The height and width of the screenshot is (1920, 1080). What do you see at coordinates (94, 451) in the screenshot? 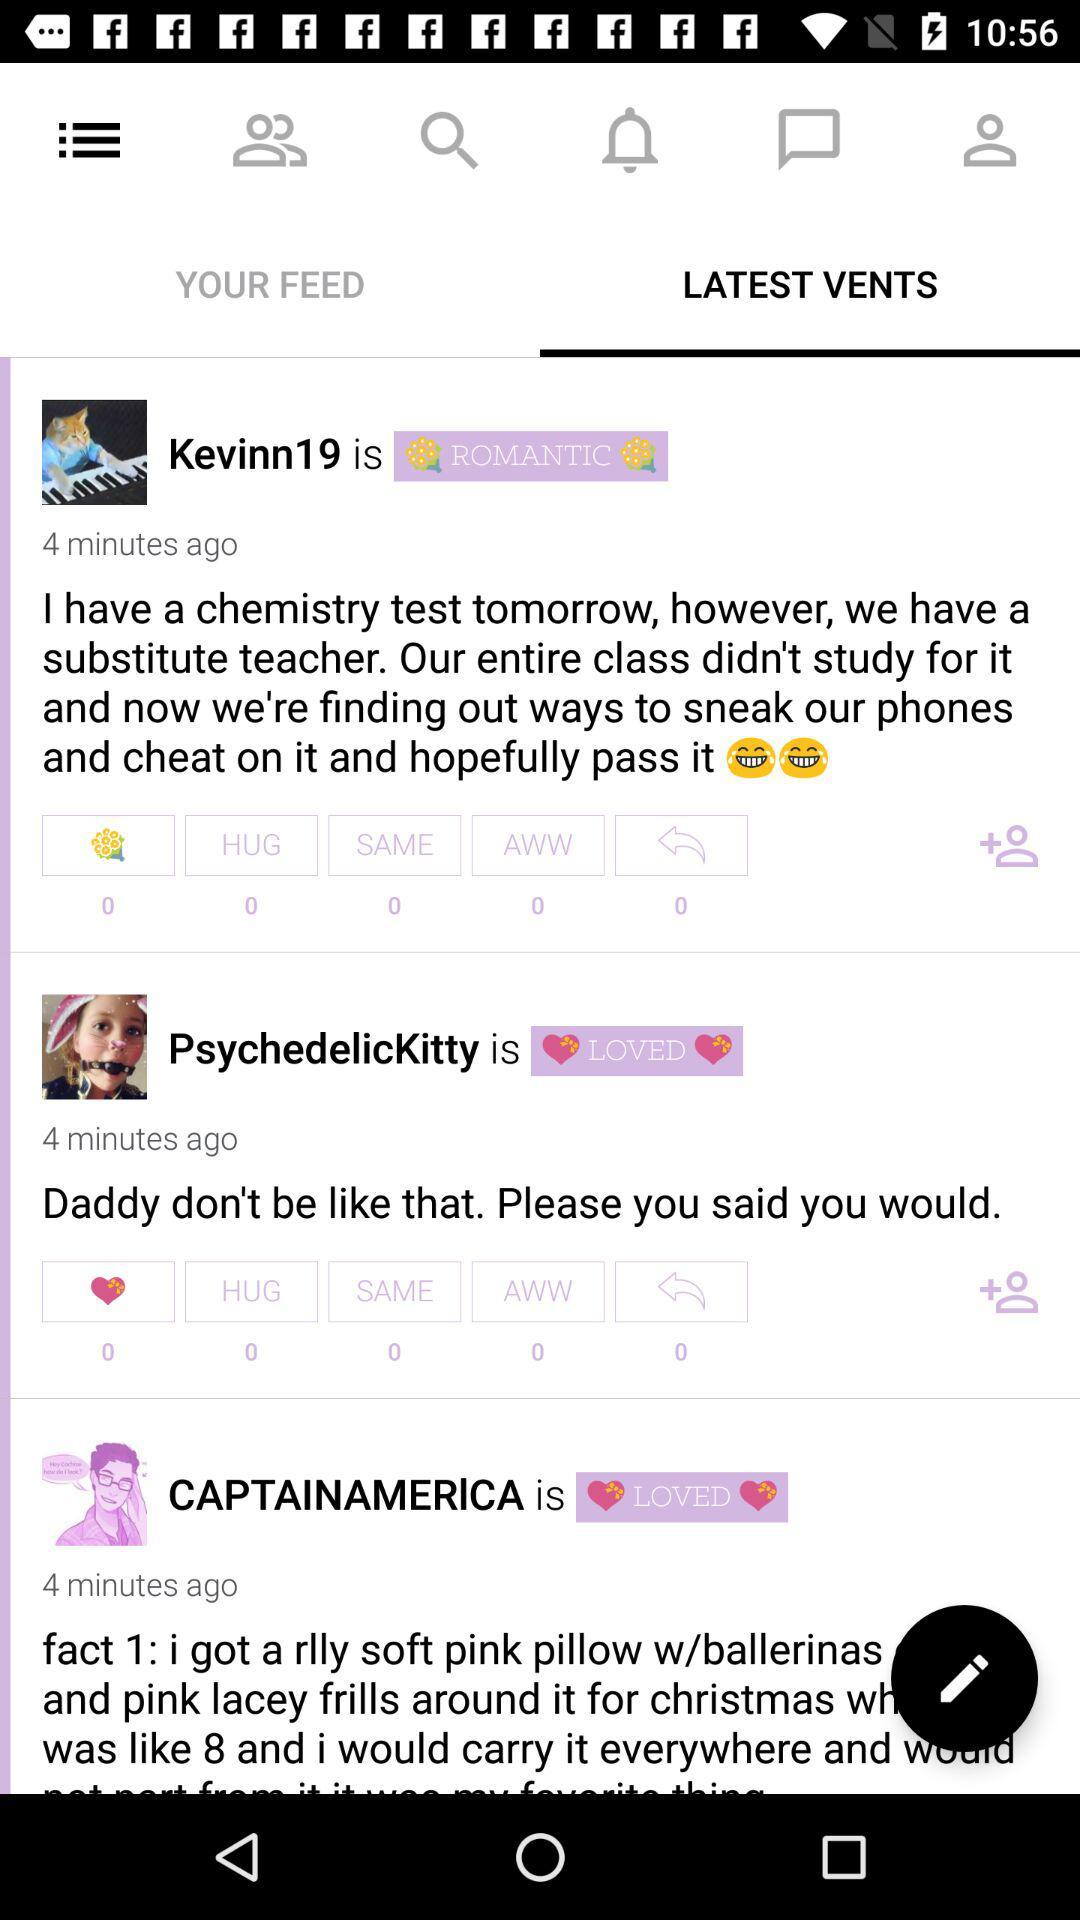
I see `profile picture` at bounding box center [94, 451].